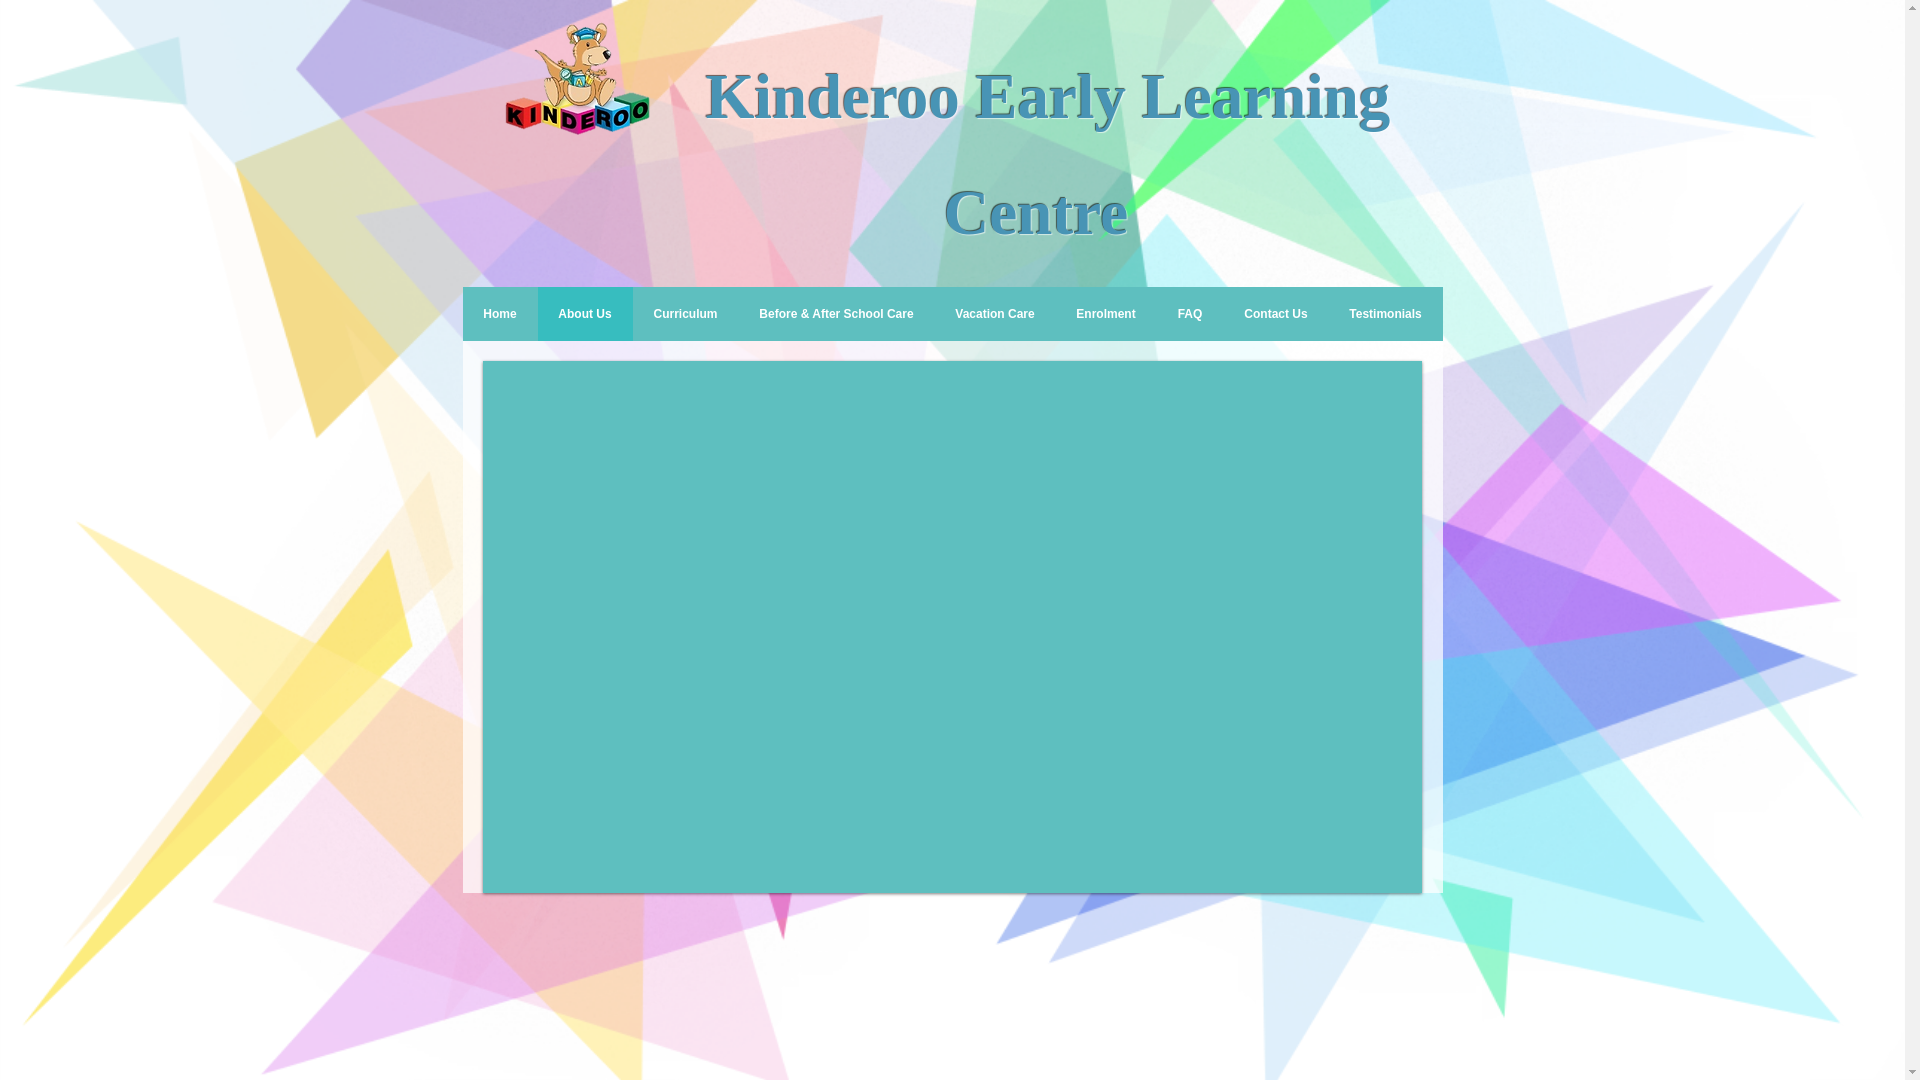 The height and width of the screenshot is (1080, 1920). What do you see at coordinates (705, 96) in the screenshot?
I see `'Kinderoo'` at bounding box center [705, 96].